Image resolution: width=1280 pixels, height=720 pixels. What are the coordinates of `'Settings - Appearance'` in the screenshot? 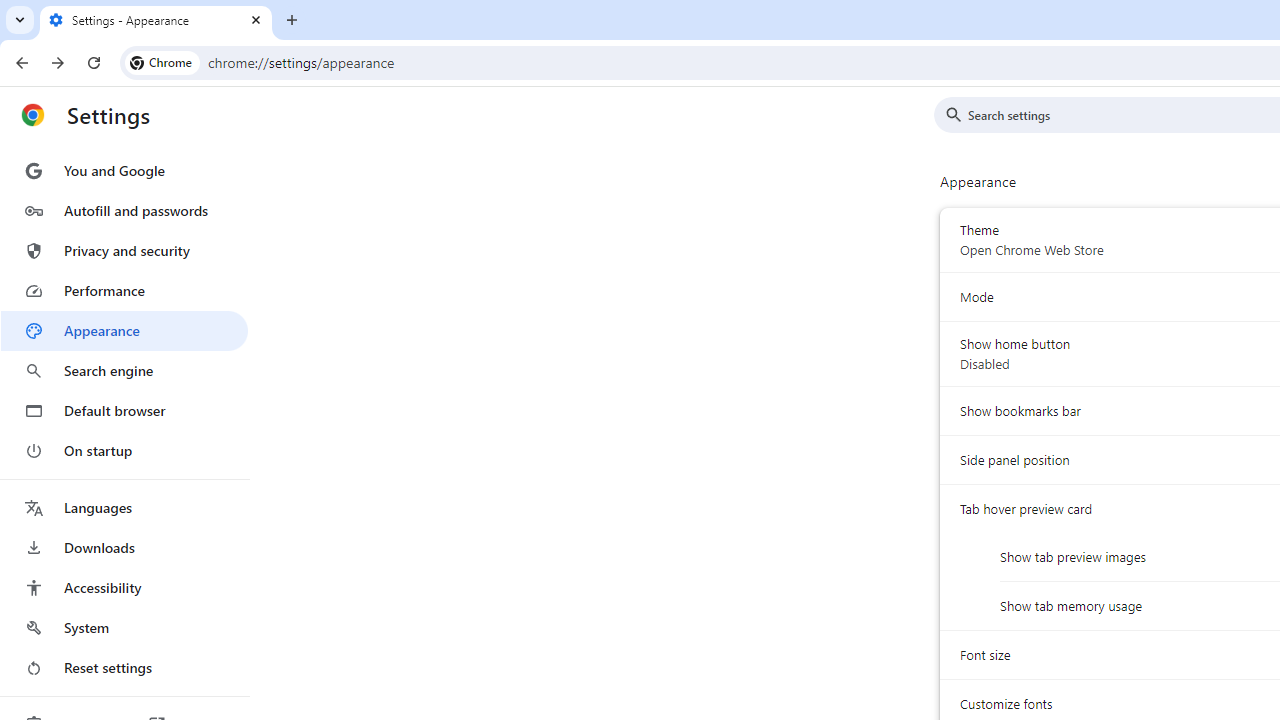 It's located at (155, 20).